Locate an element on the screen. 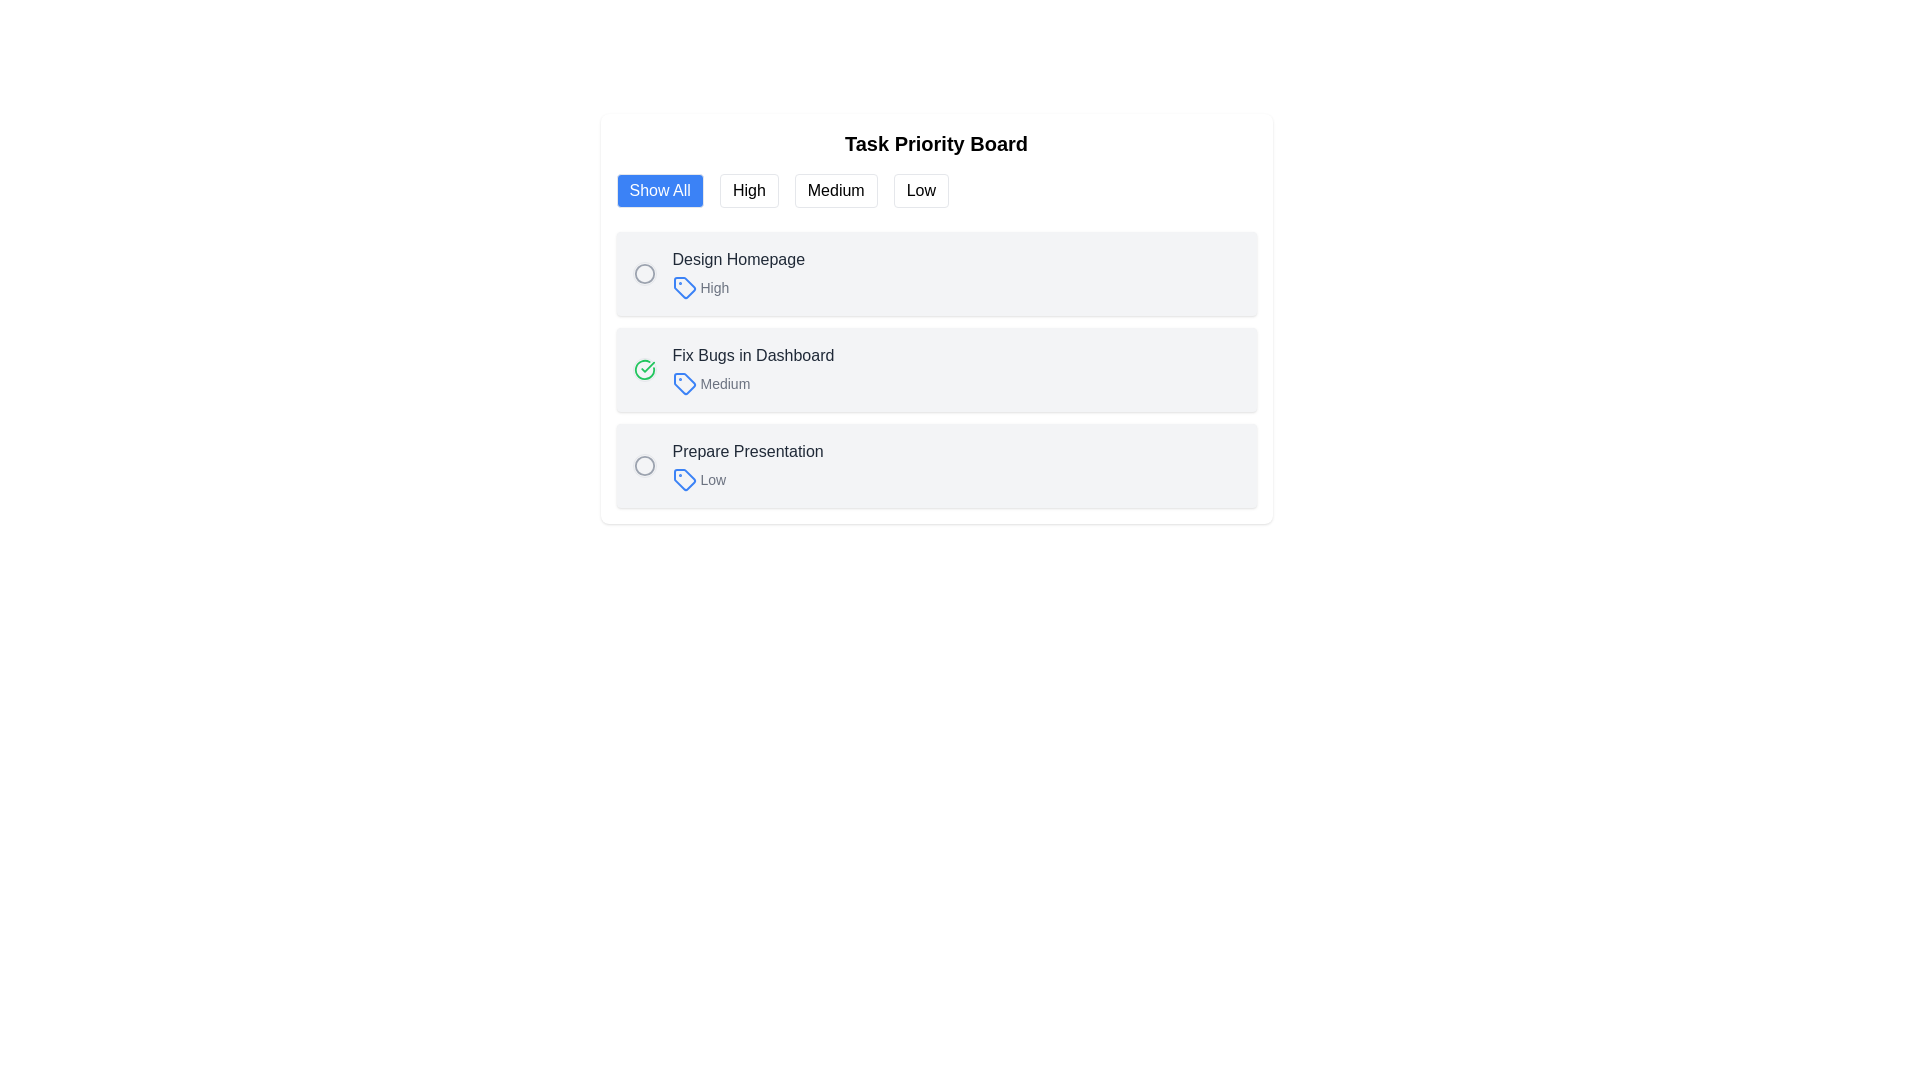  the task item displaying 'Prepare Presentation Low', which is the third entry in the 'Task Priority Board' list, and includes a circular icon and a blue tag icon is located at coordinates (727, 466).